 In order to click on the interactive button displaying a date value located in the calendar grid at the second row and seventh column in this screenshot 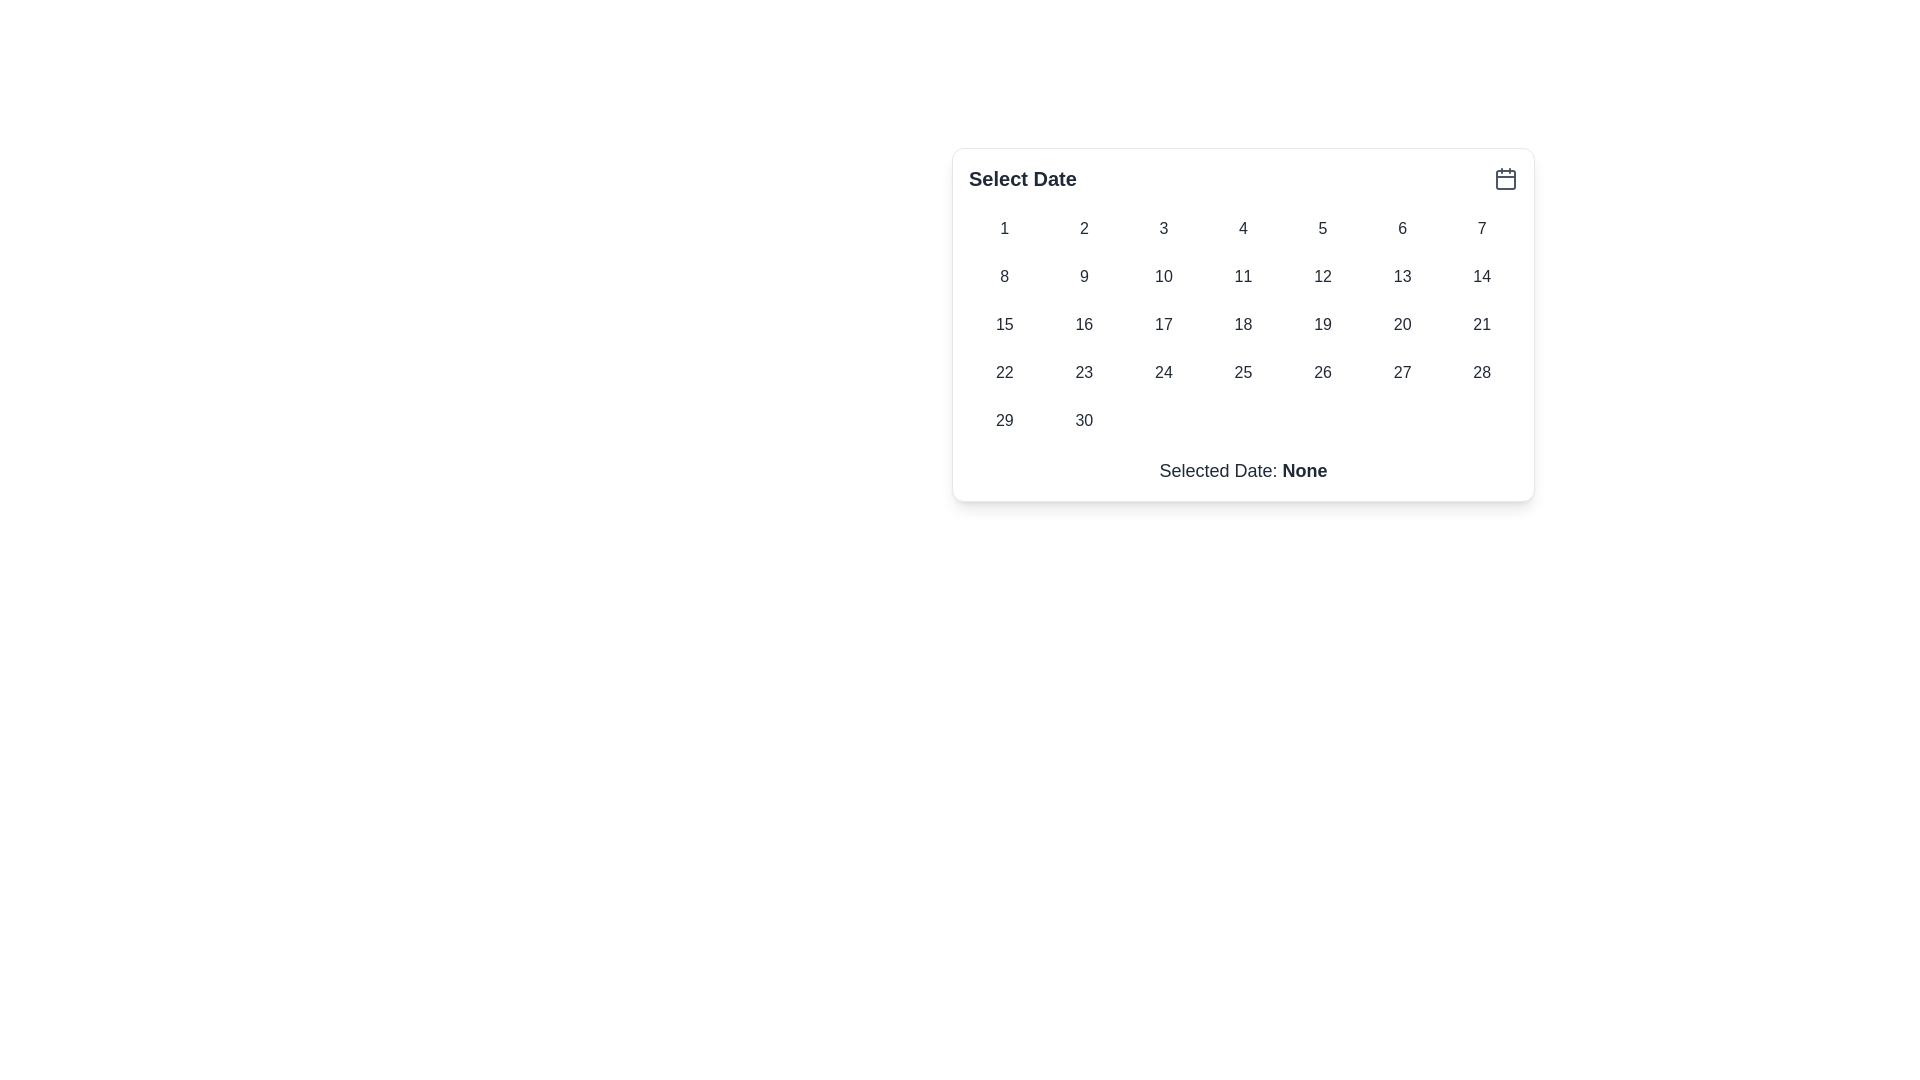, I will do `click(1482, 277)`.